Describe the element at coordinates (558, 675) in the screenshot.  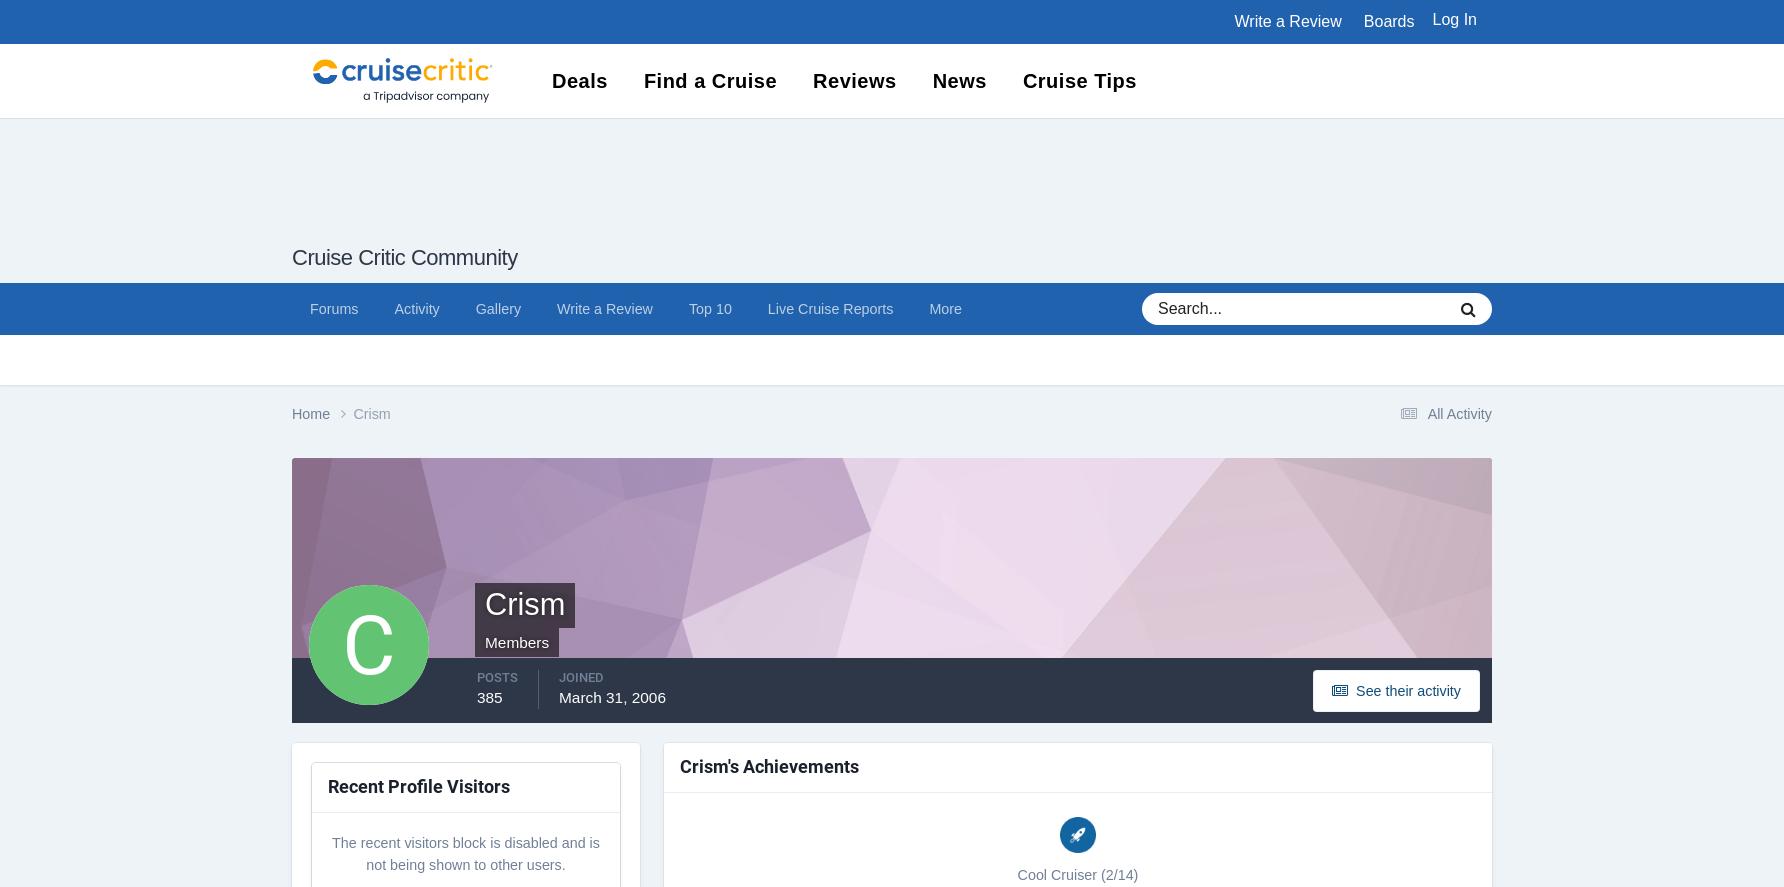
I see `'Joined'` at that location.